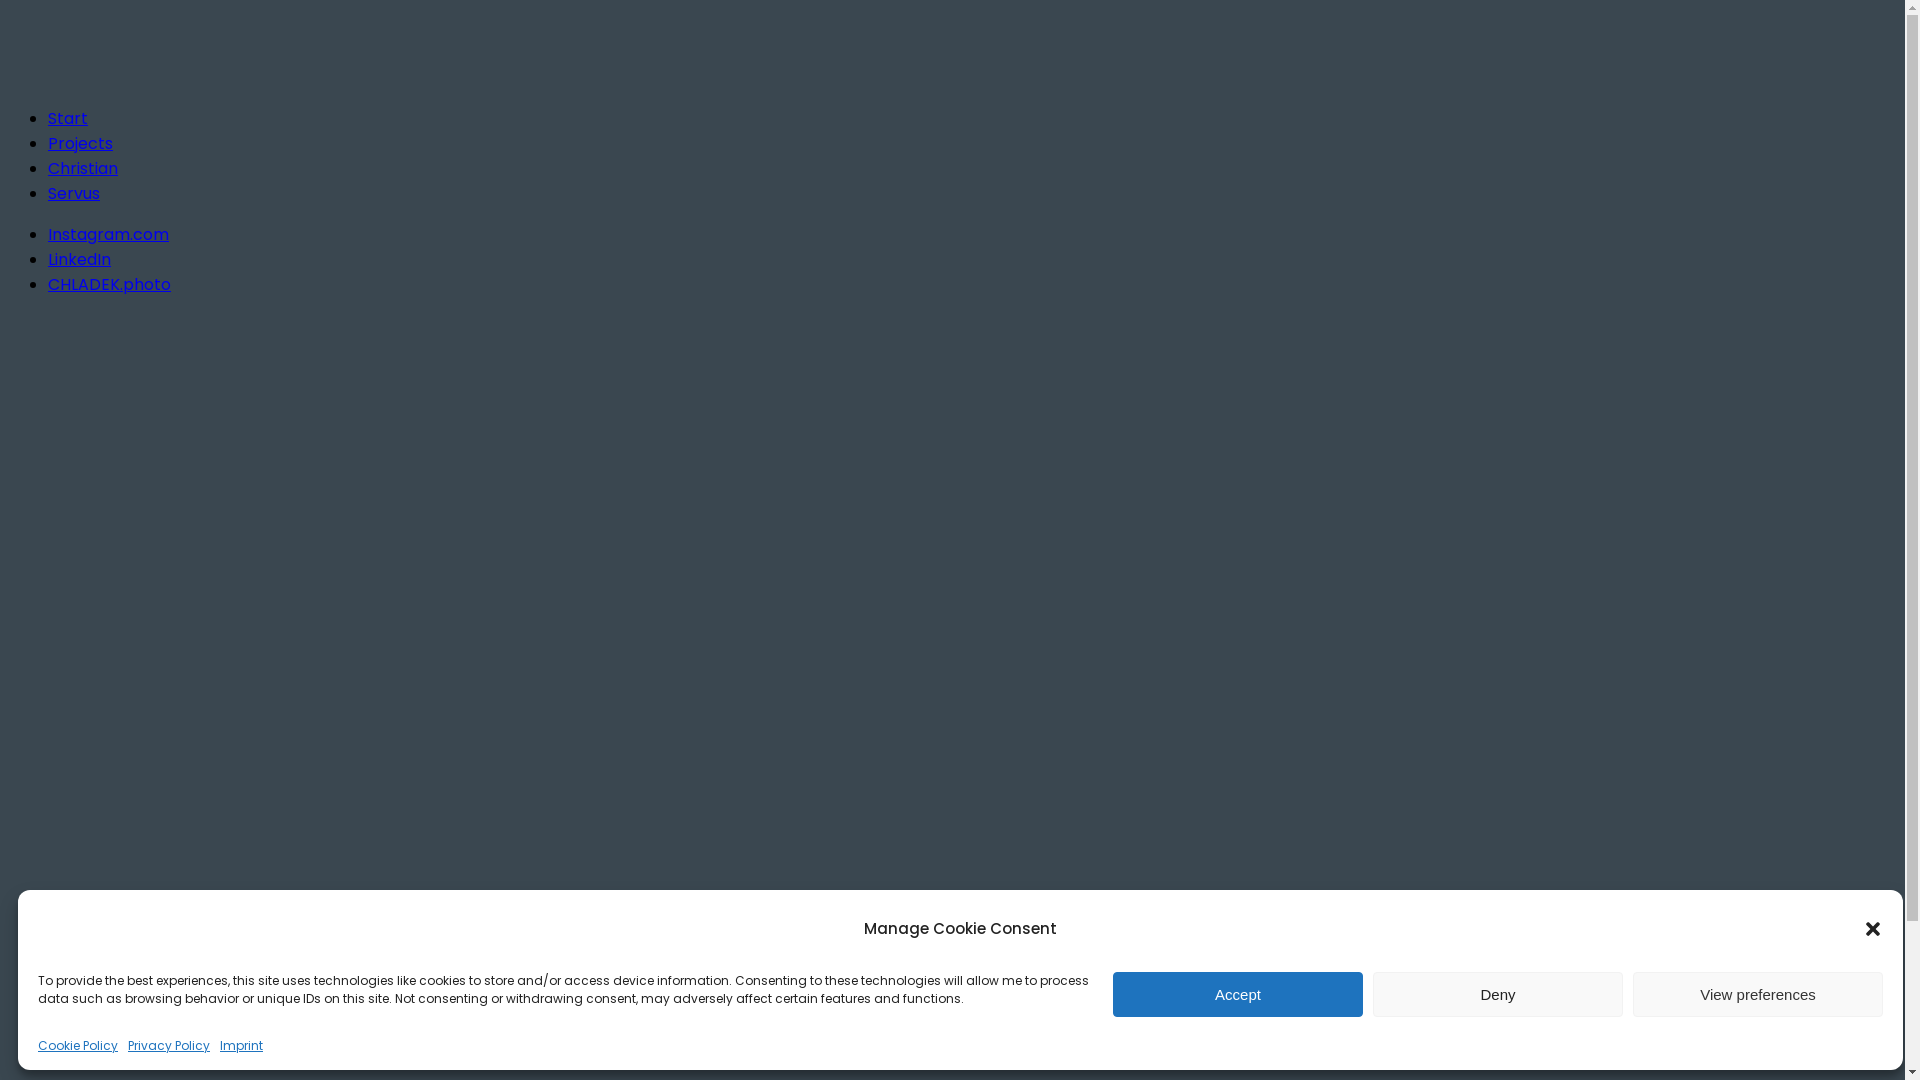 The height and width of the screenshot is (1080, 1920). I want to click on 'CHLADEK.photo', so click(108, 284).